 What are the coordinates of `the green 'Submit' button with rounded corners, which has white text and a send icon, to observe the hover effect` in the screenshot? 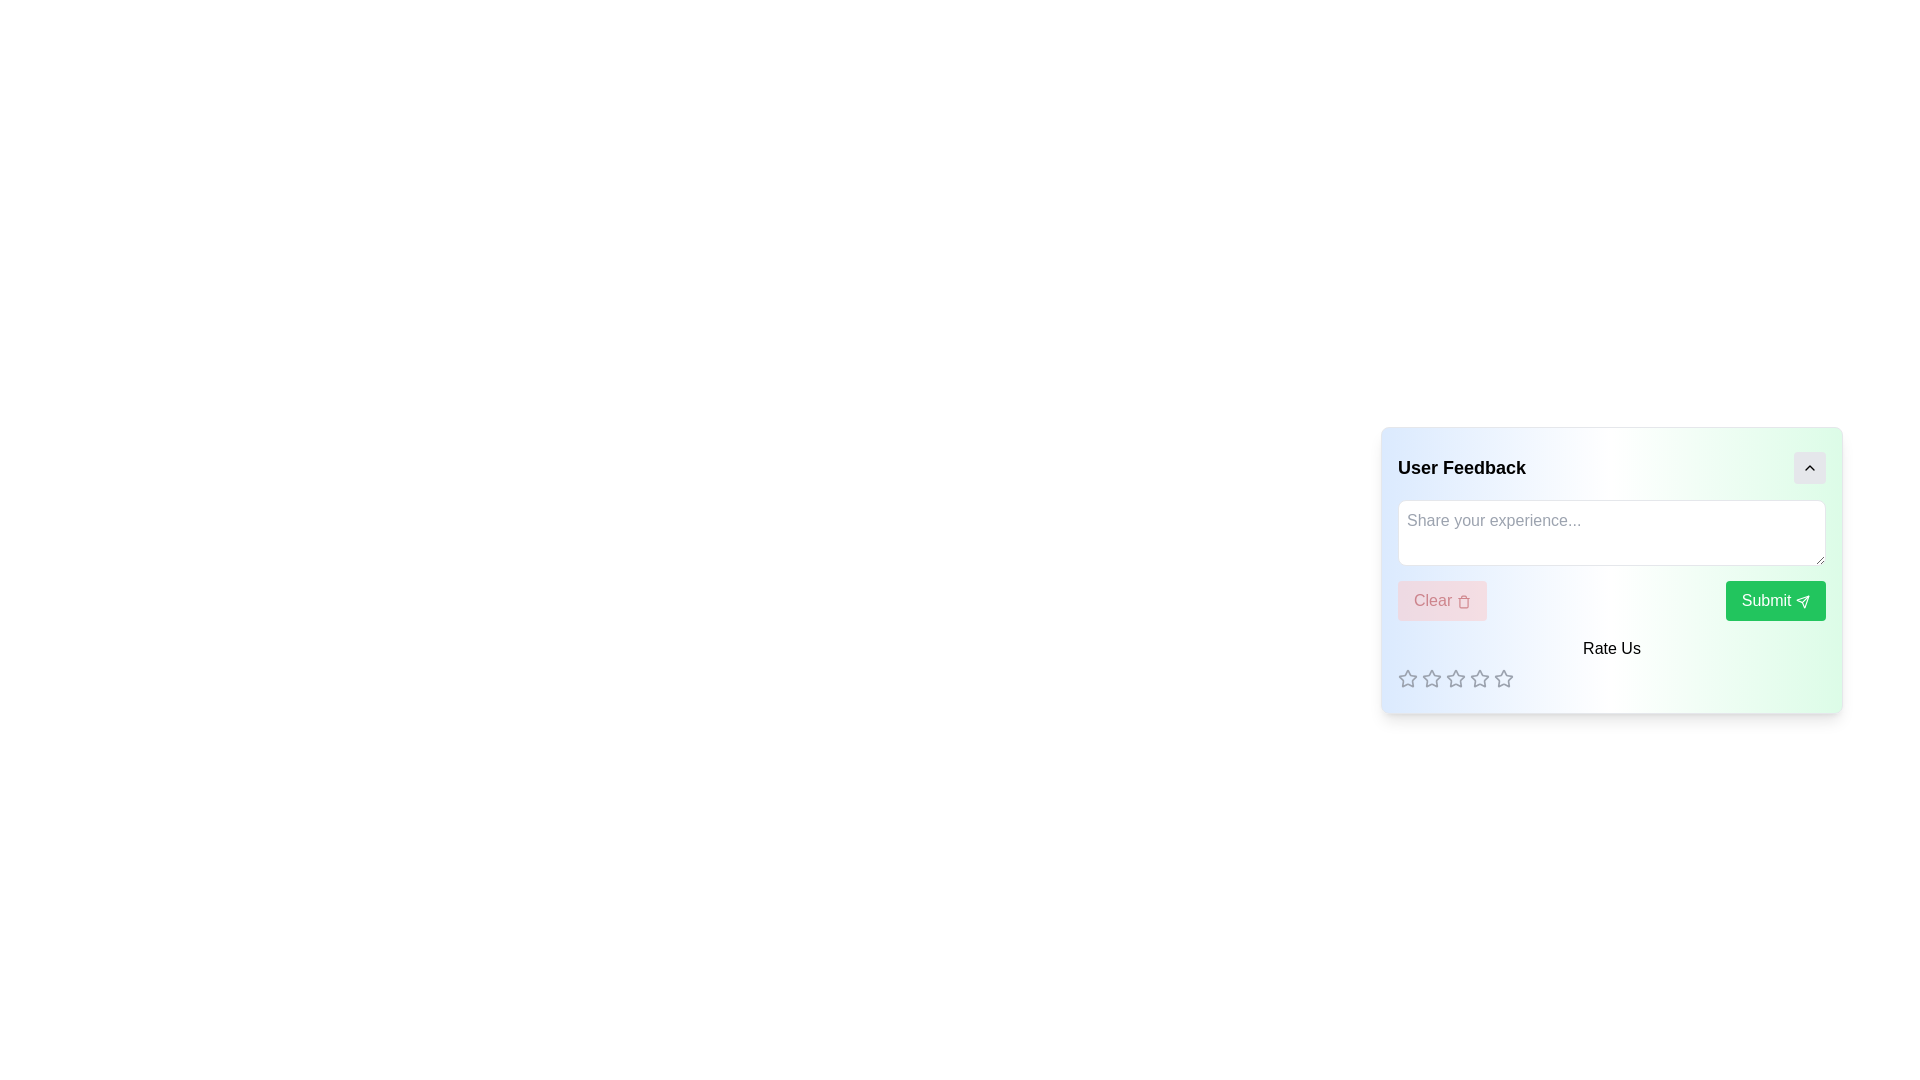 It's located at (1775, 600).